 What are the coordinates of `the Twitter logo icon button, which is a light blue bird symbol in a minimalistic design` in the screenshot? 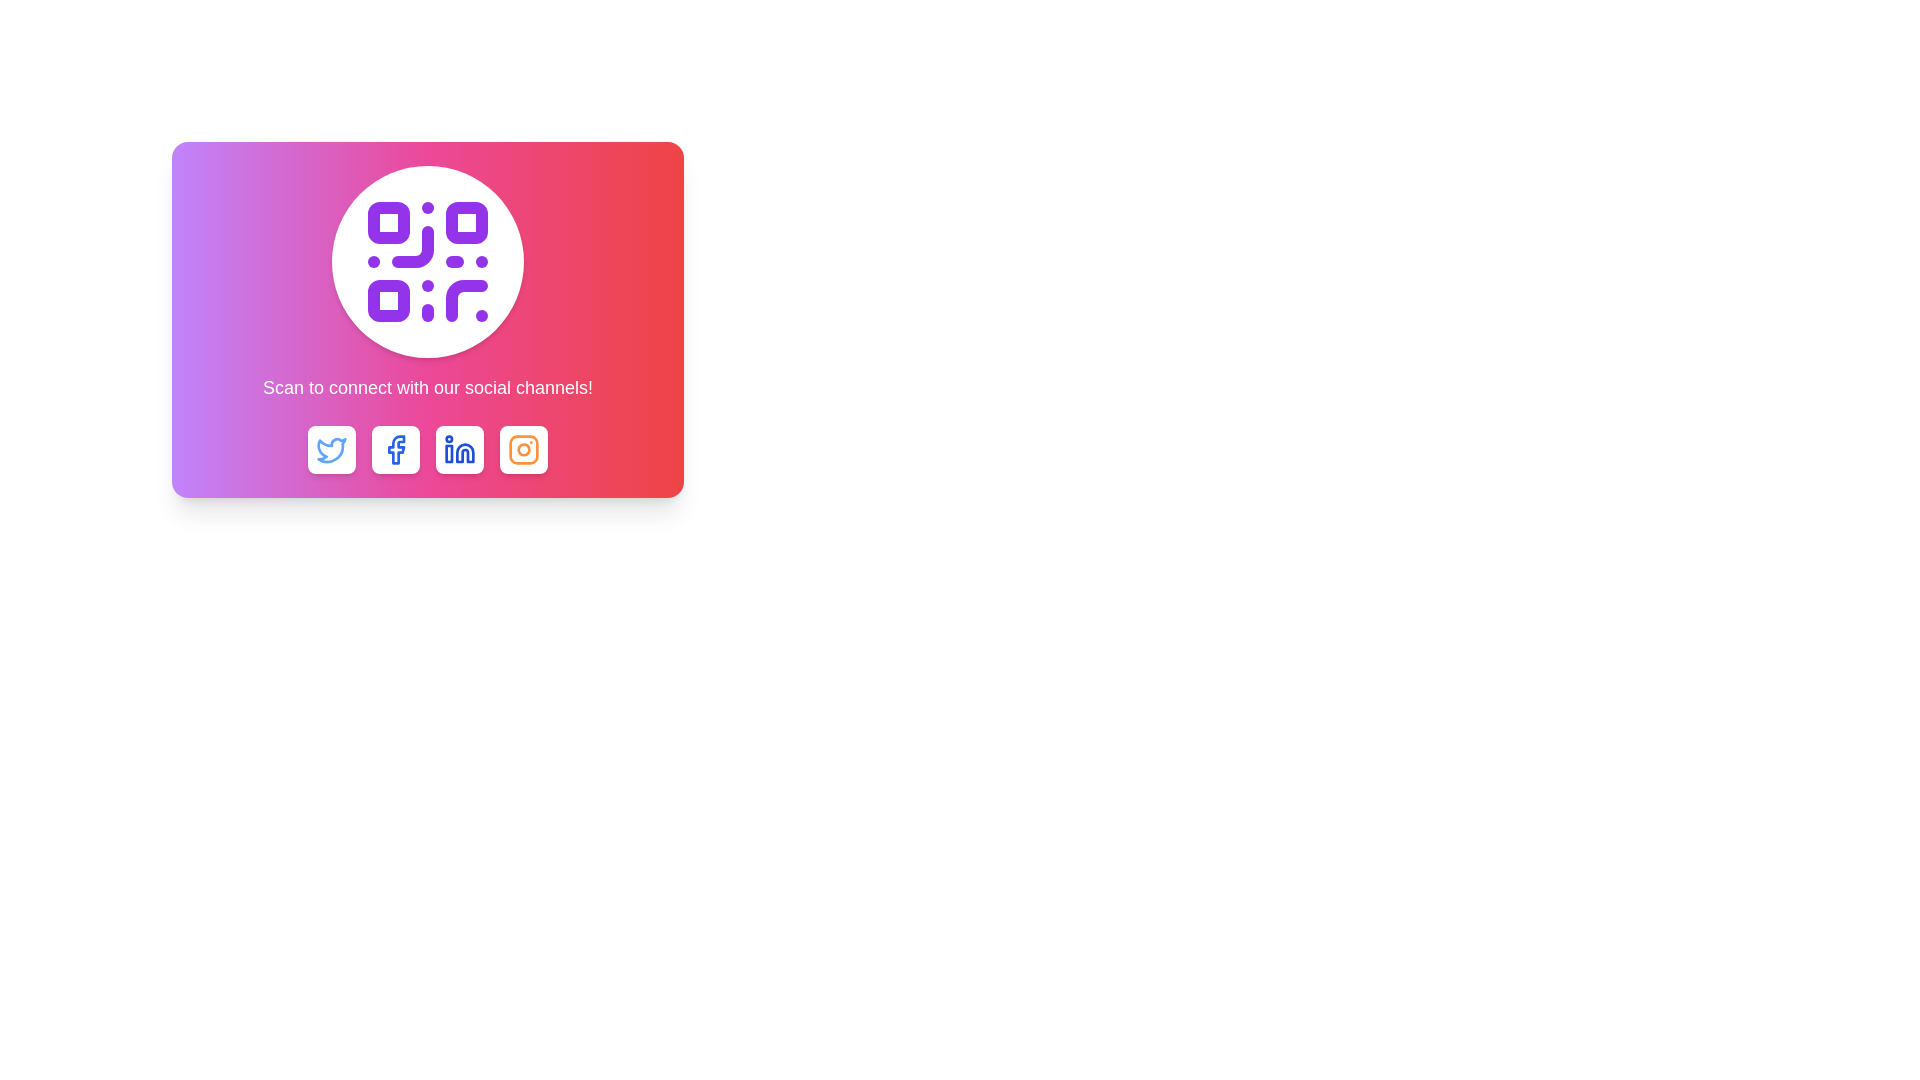 It's located at (331, 450).